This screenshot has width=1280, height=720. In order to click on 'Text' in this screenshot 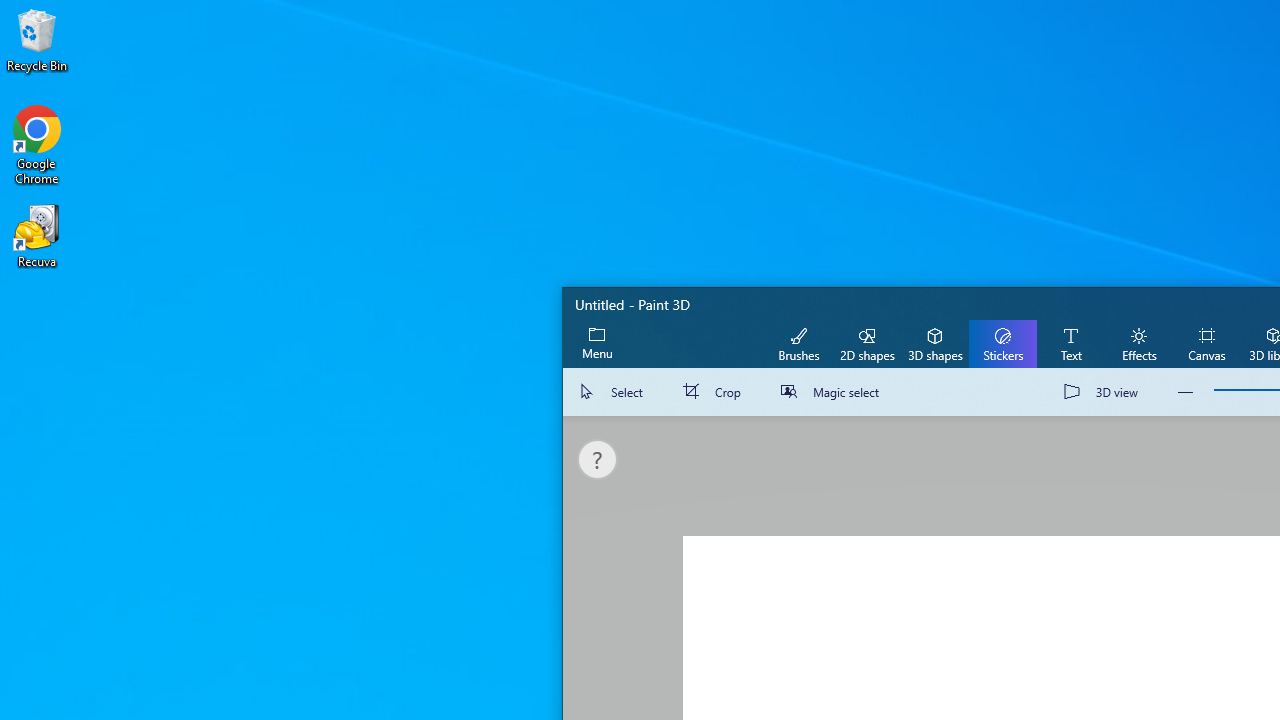, I will do `click(1069, 342)`.